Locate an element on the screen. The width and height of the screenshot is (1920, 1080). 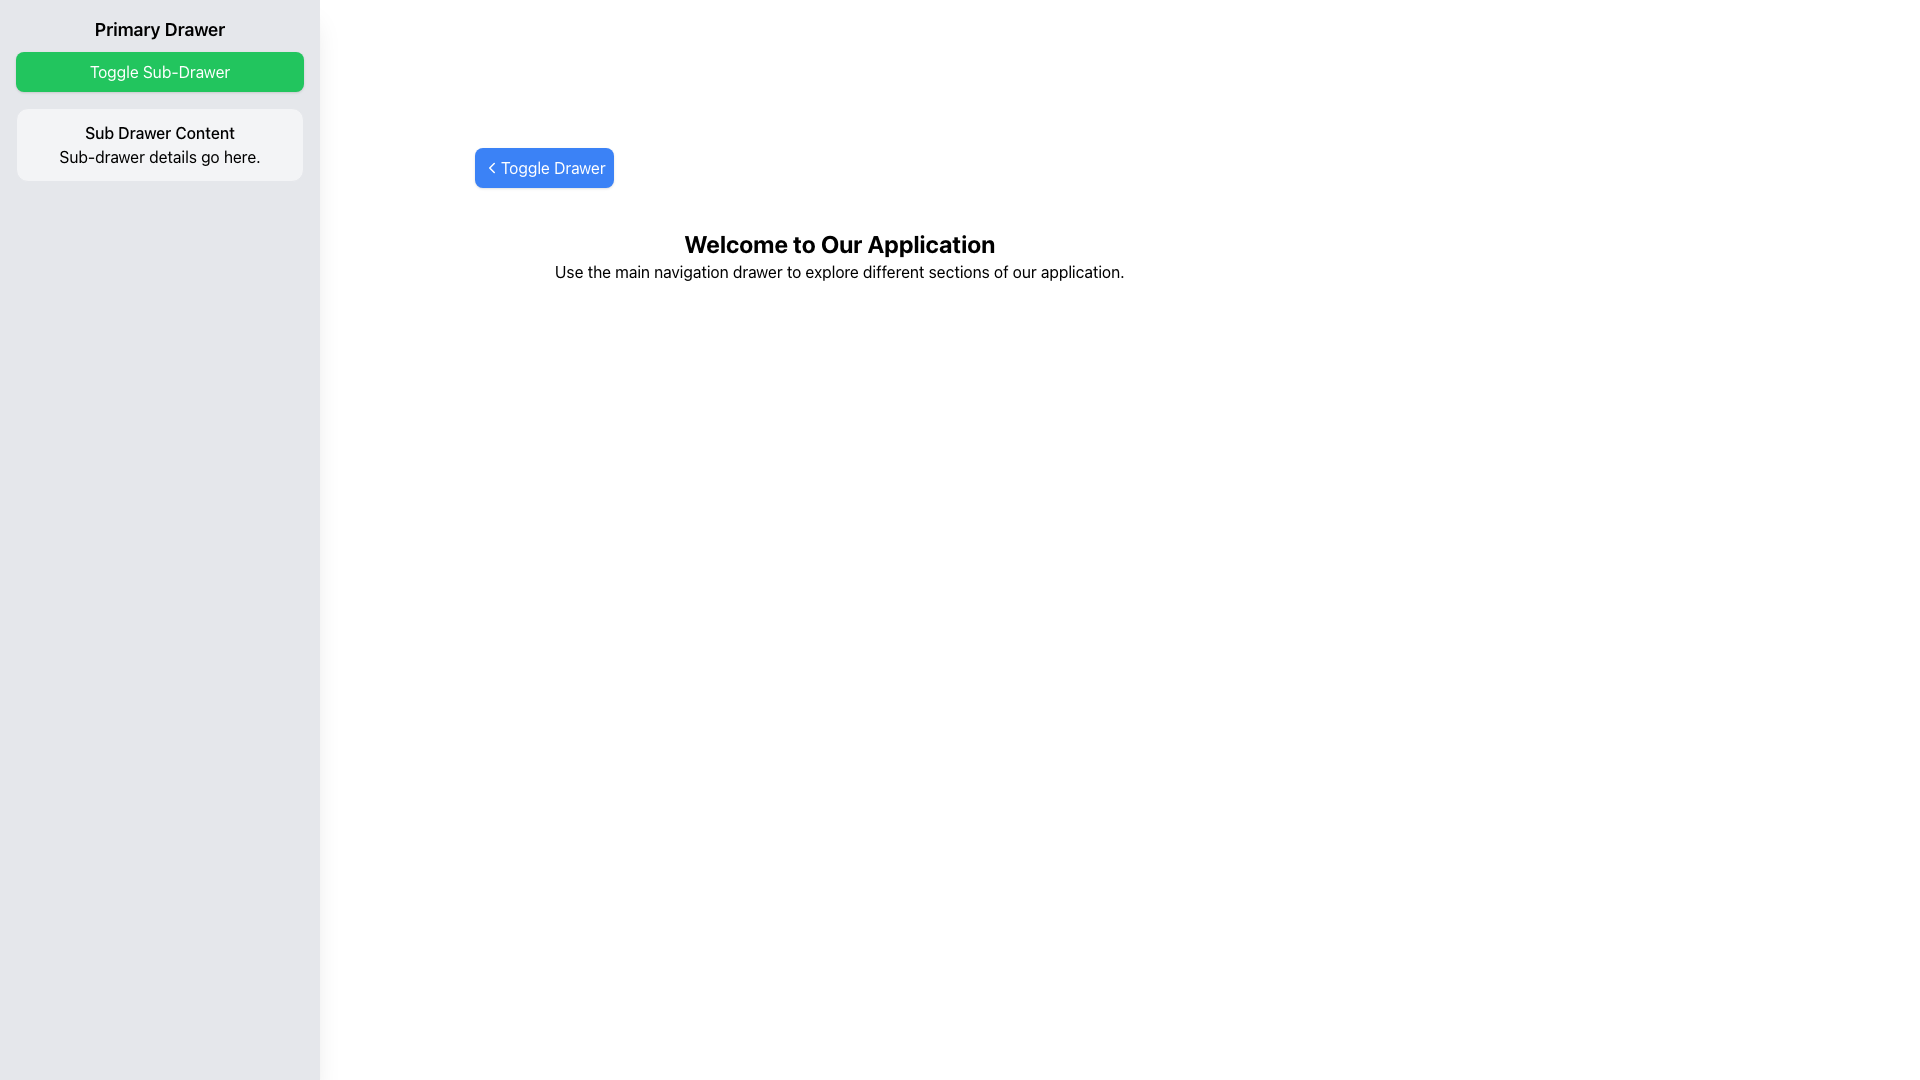
the Chevron Icon located to the left of the text label inside the 'Toggle Drawer' button is located at coordinates (491, 167).